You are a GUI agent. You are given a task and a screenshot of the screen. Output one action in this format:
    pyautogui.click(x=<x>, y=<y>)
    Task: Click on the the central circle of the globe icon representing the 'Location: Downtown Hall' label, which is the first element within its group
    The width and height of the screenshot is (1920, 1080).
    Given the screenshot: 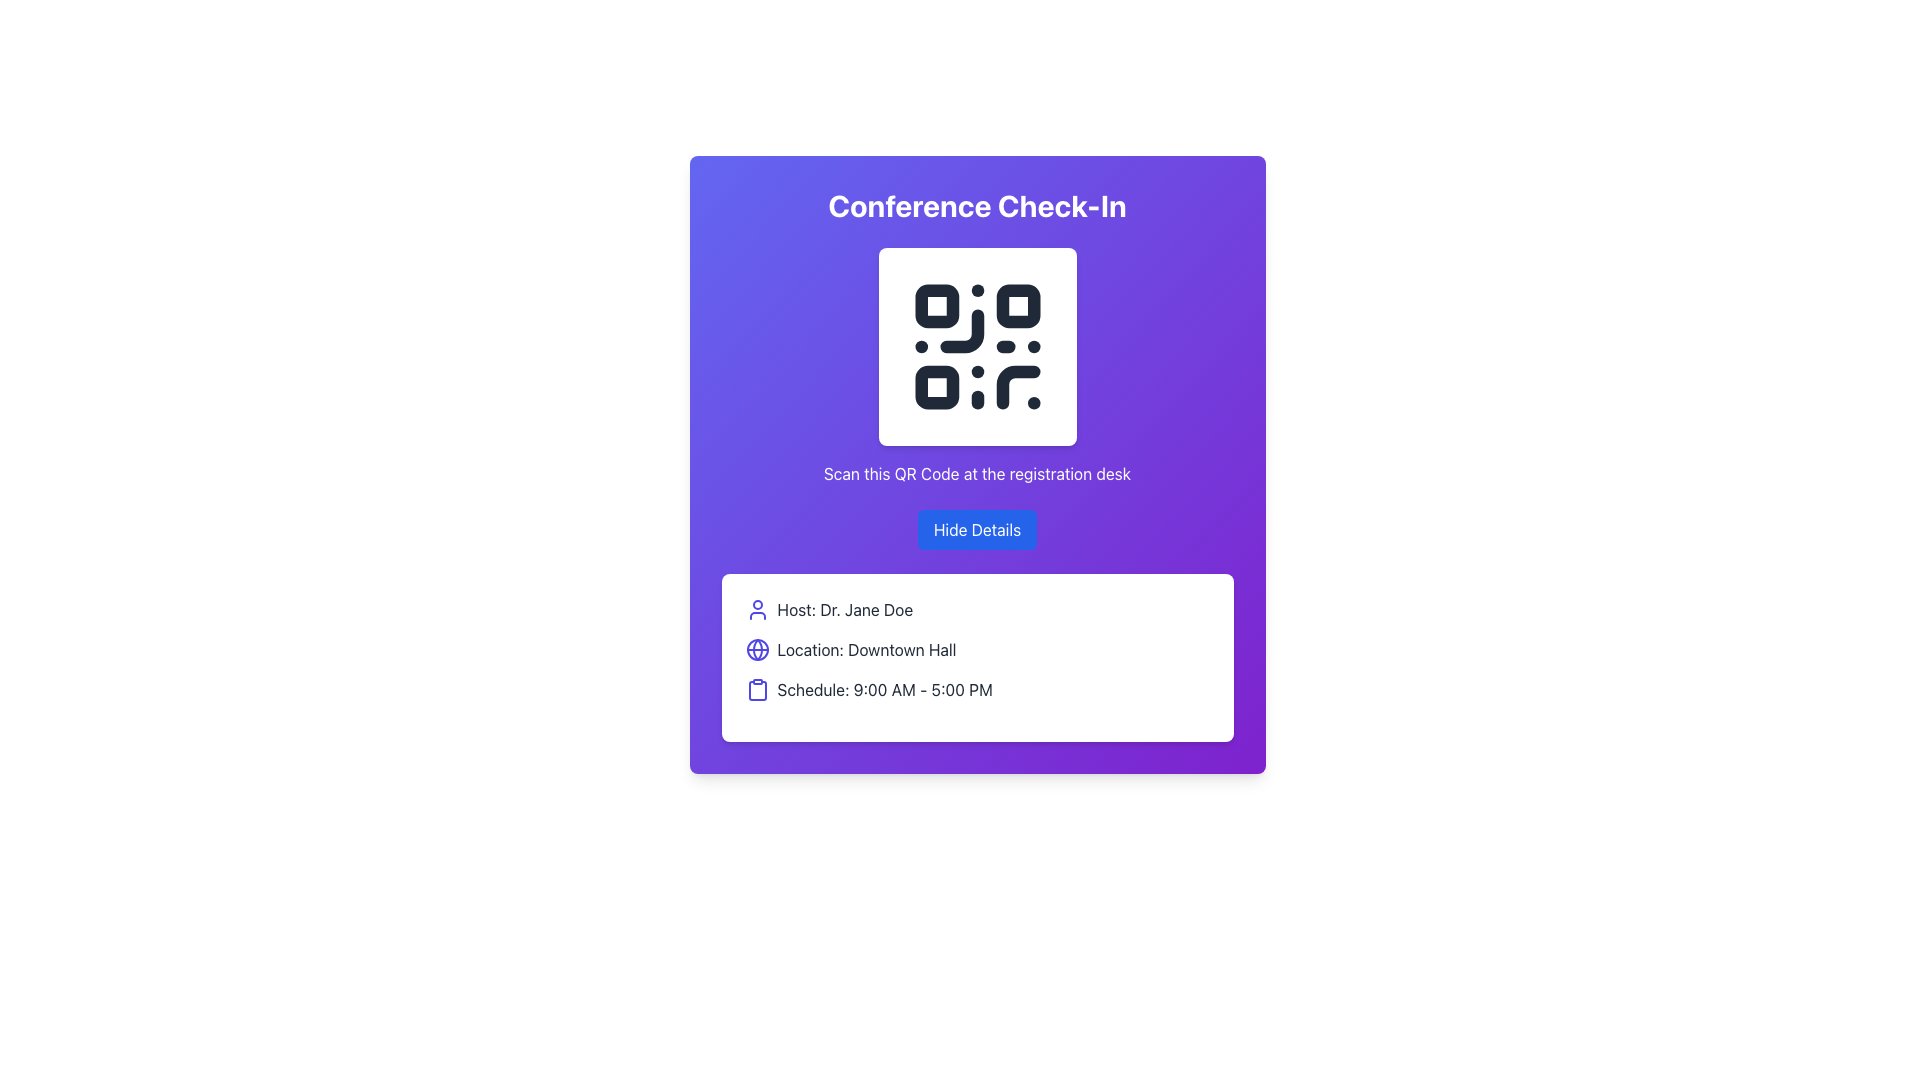 What is the action you would take?
    pyautogui.click(x=756, y=650)
    